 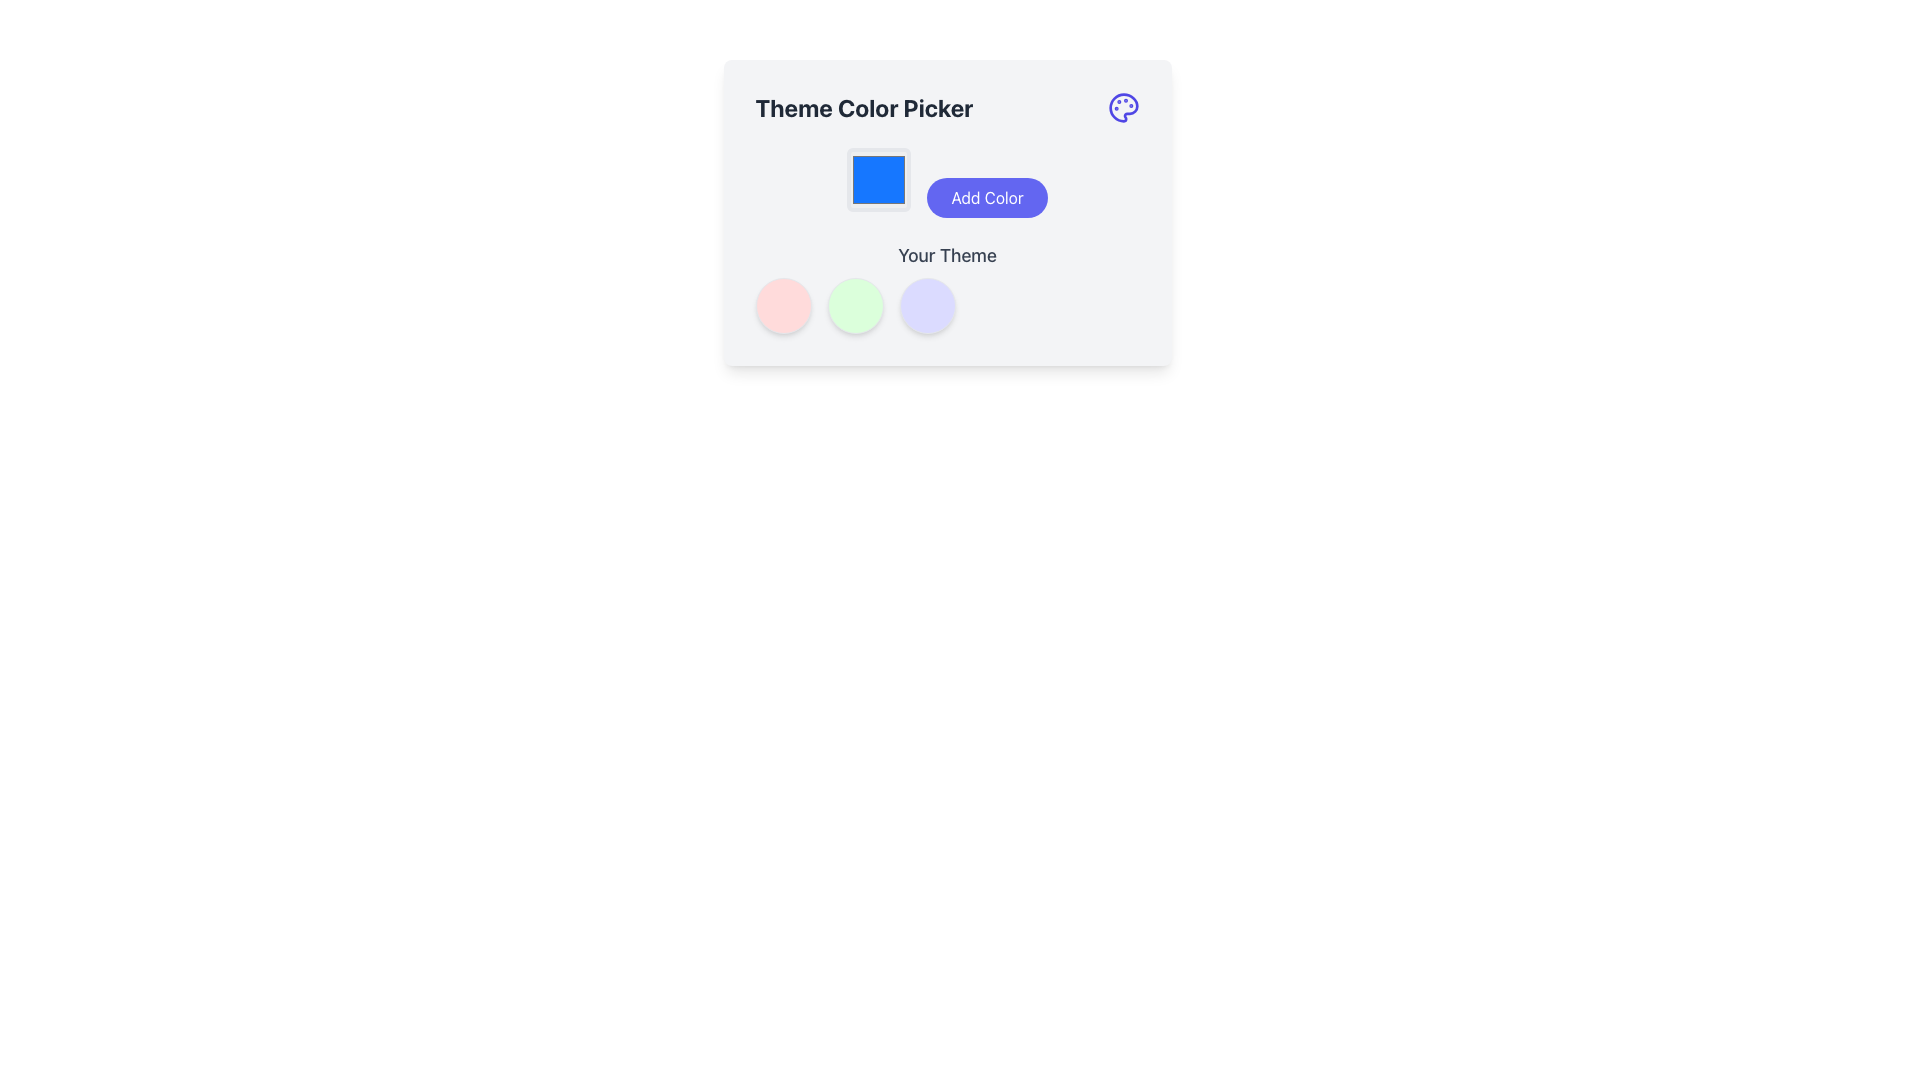 I want to click on the Text Label that serves as a header for picking theme colors, located to the left of a palette icon, so click(x=864, y=108).